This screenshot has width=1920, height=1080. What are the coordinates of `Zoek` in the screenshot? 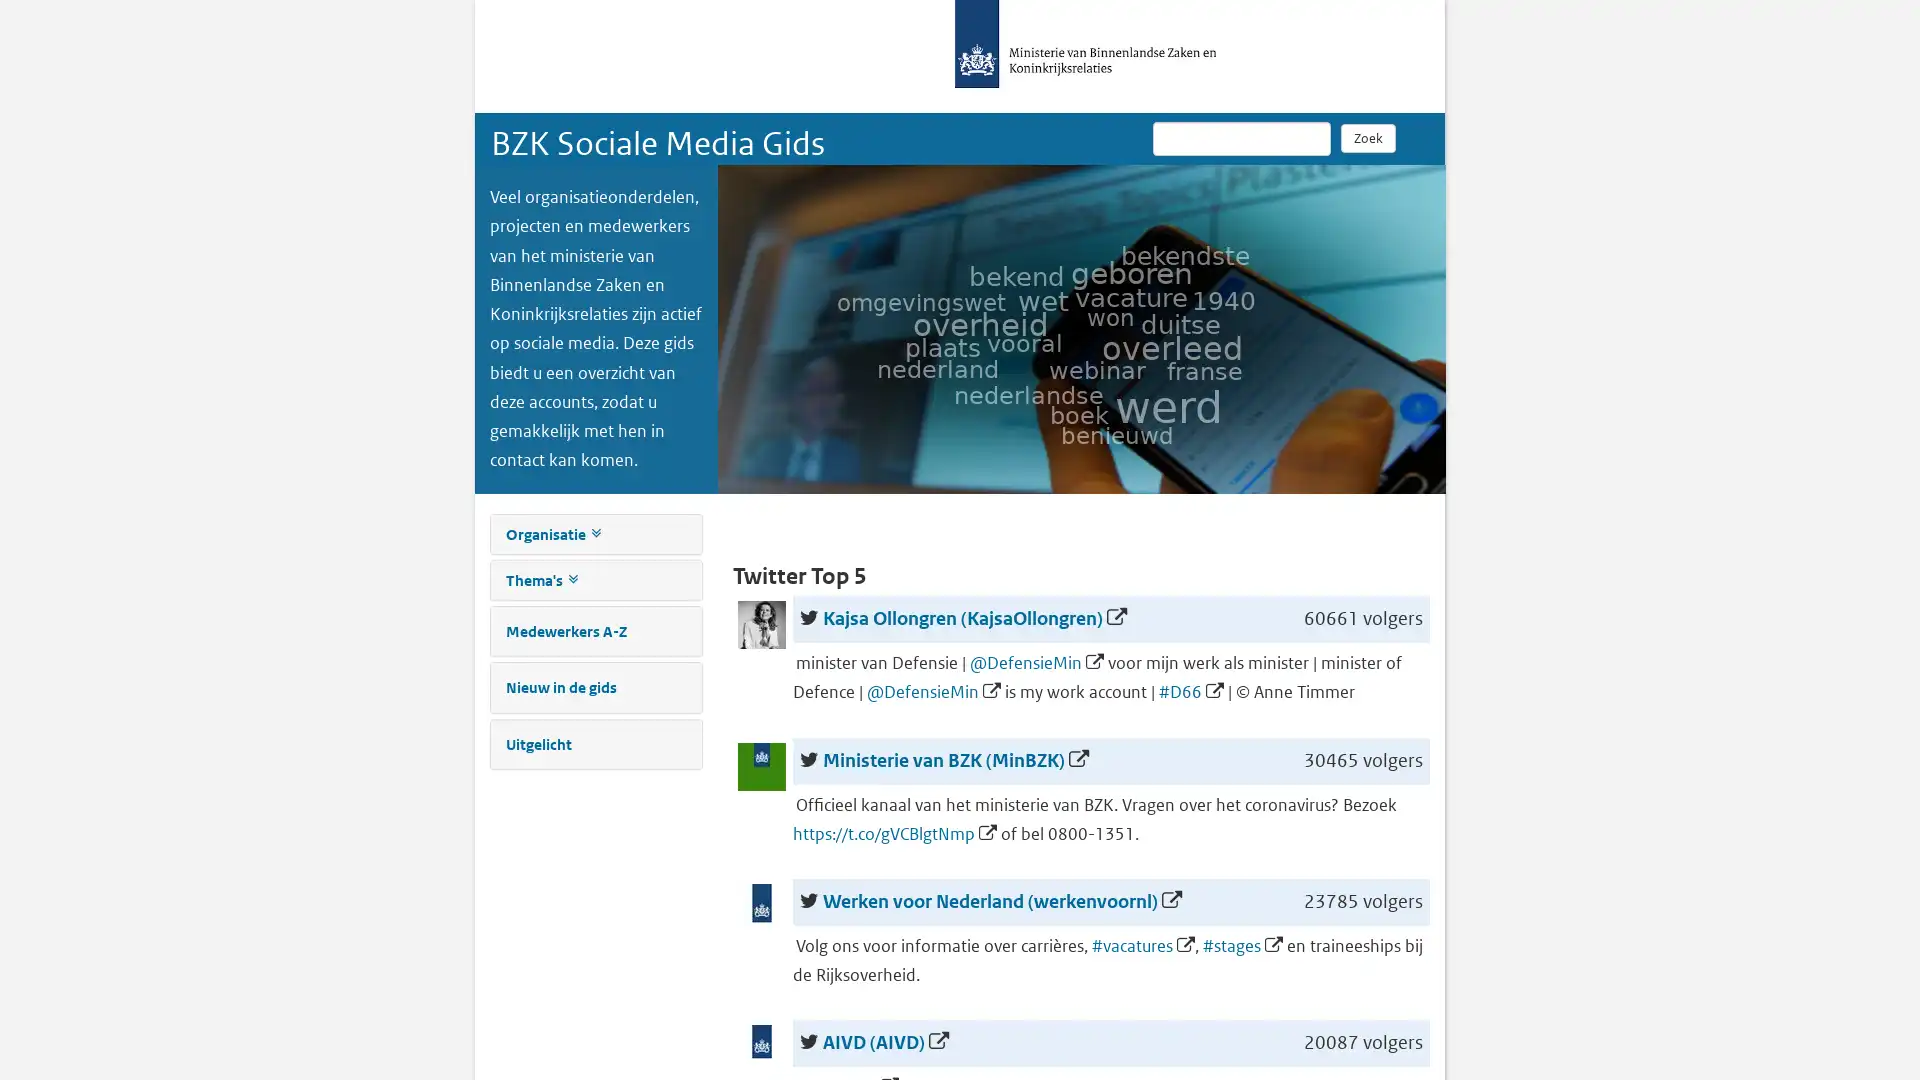 It's located at (1367, 137).